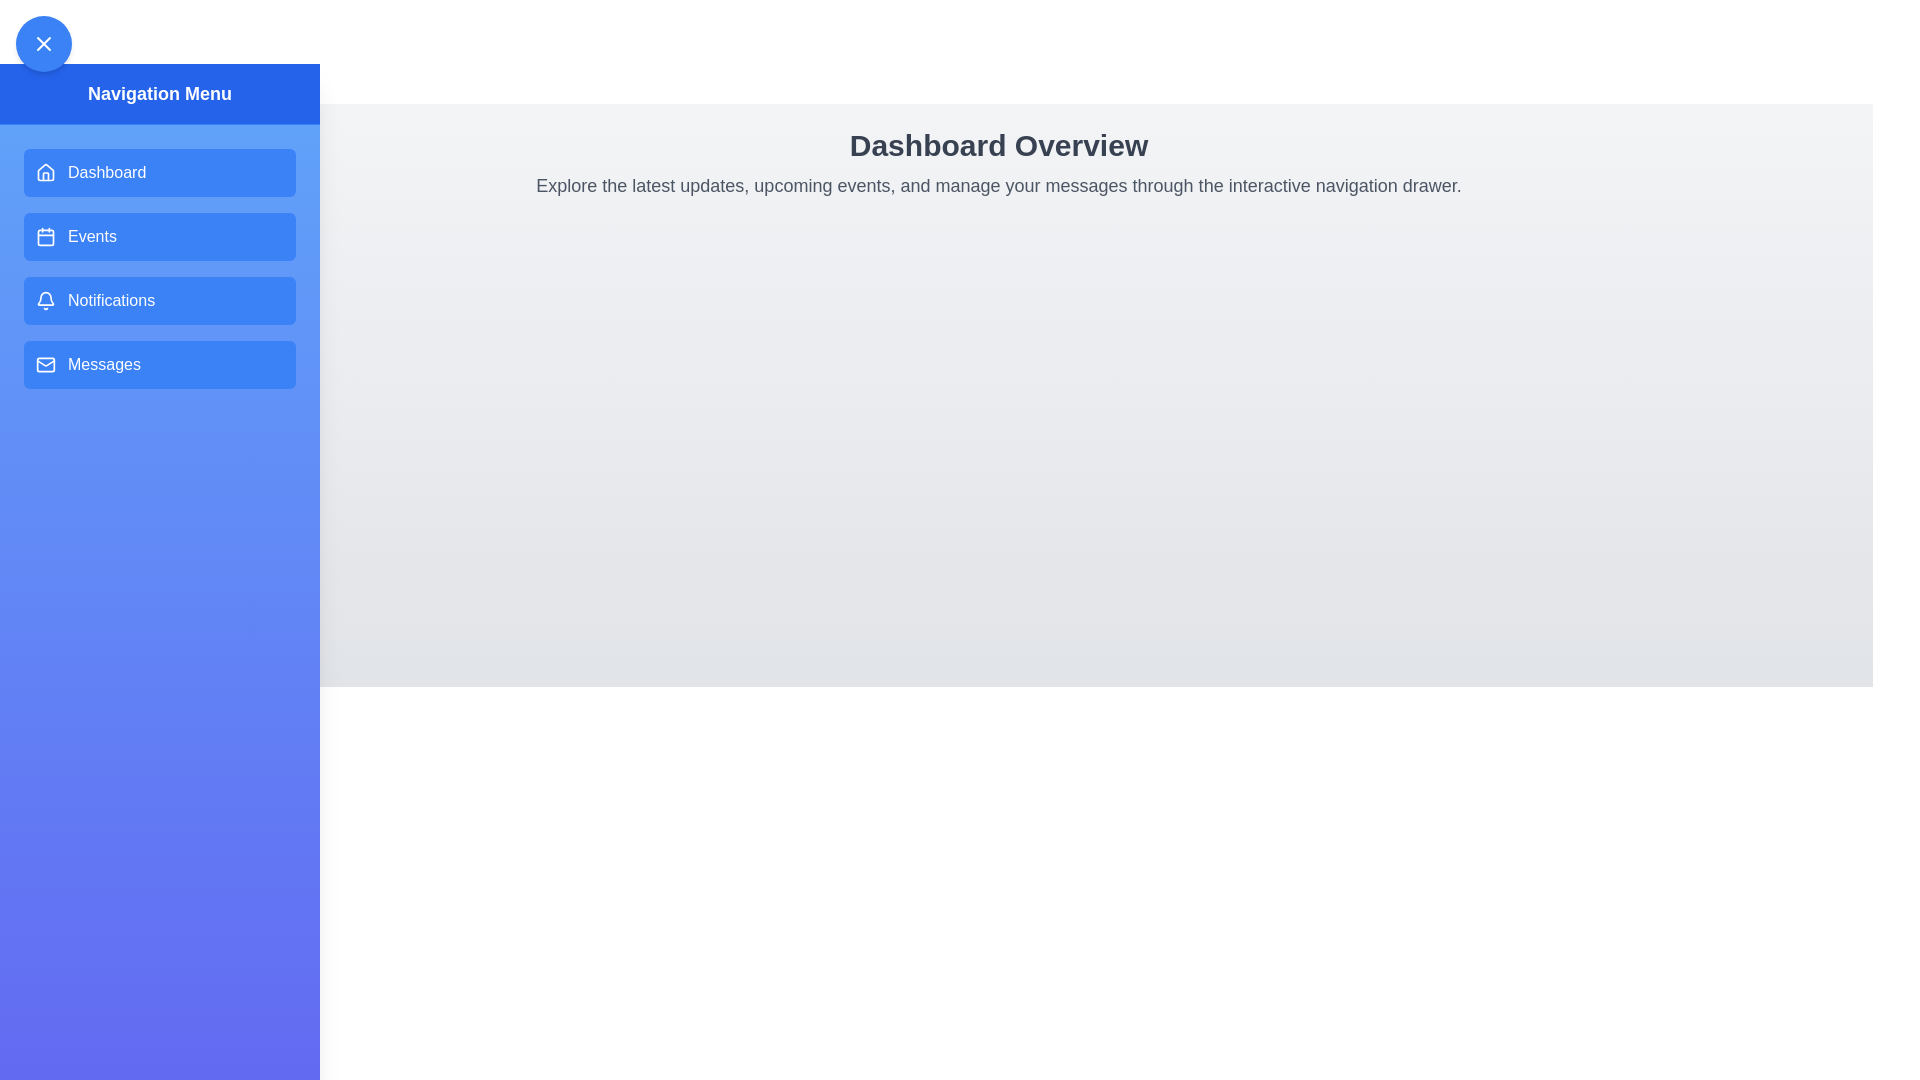  Describe the element at coordinates (158, 94) in the screenshot. I see `the drawer header to initiate customization` at that location.